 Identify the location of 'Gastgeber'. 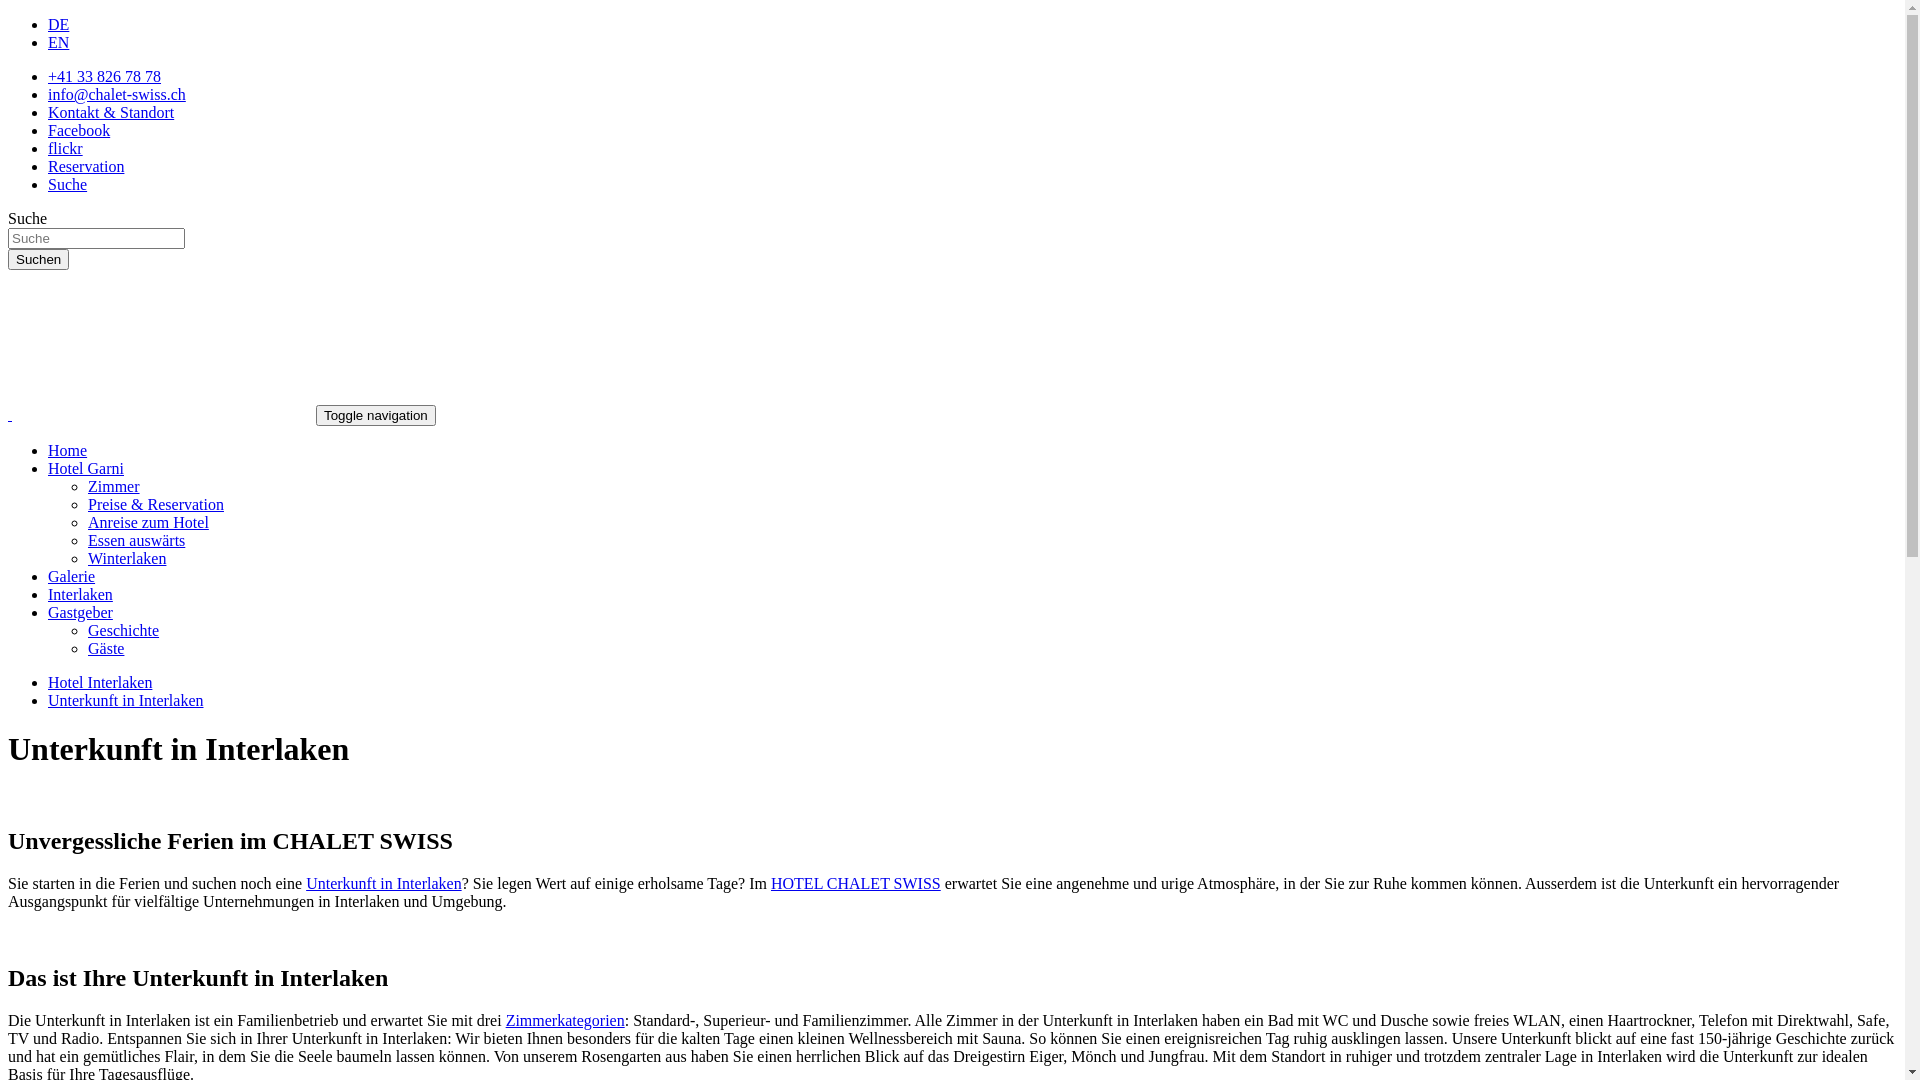
(80, 611).